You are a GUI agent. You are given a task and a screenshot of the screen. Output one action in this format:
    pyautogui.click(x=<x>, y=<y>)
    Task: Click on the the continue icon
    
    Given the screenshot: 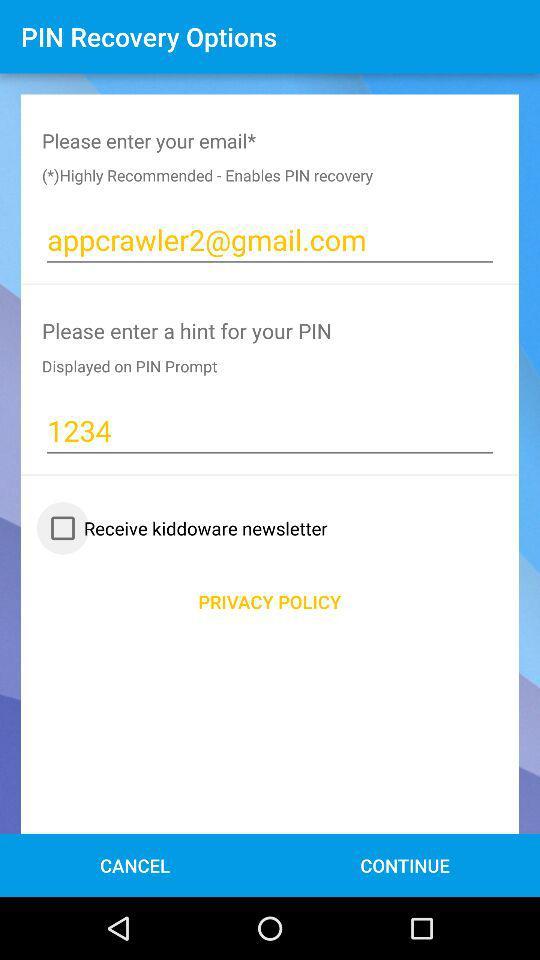 What is the action you would take?
    pyautogui.click(x=405, y=864)
    